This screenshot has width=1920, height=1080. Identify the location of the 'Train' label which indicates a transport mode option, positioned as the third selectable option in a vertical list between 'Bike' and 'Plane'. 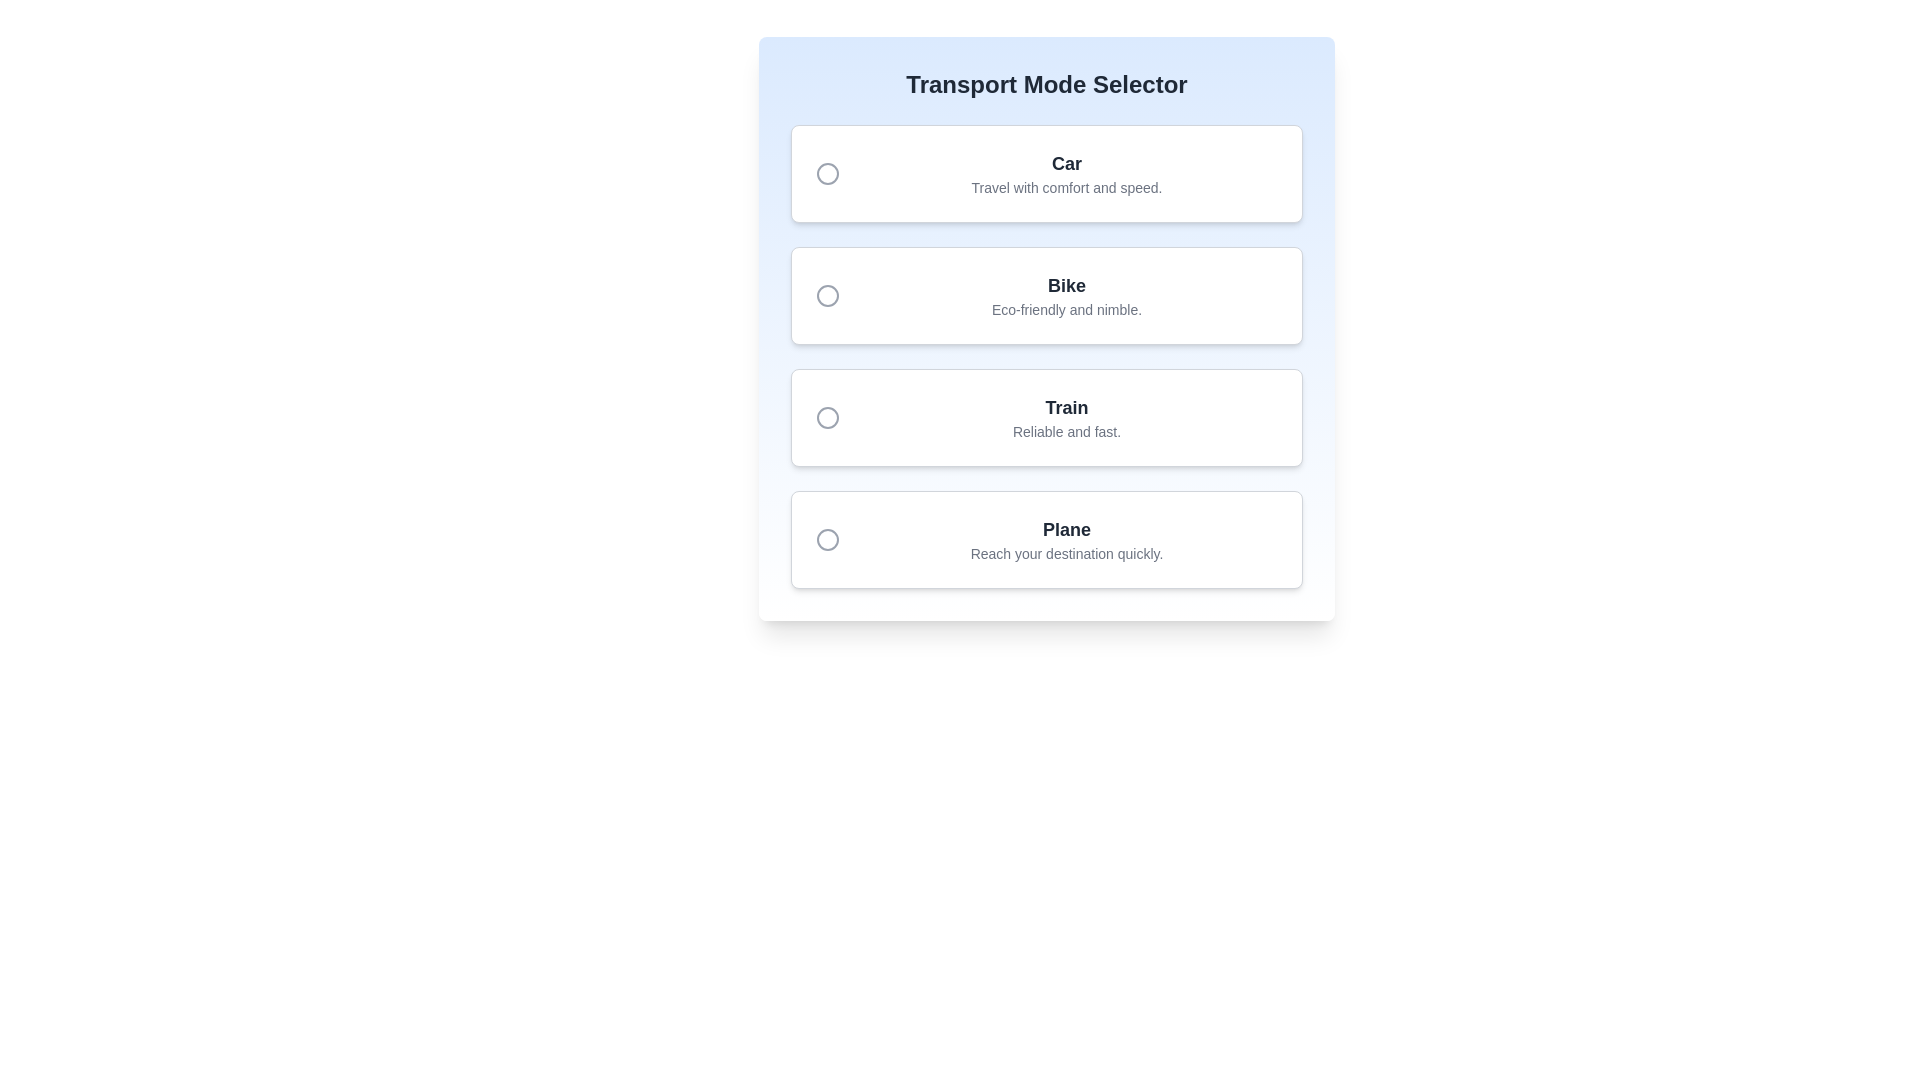
(1065, 416).